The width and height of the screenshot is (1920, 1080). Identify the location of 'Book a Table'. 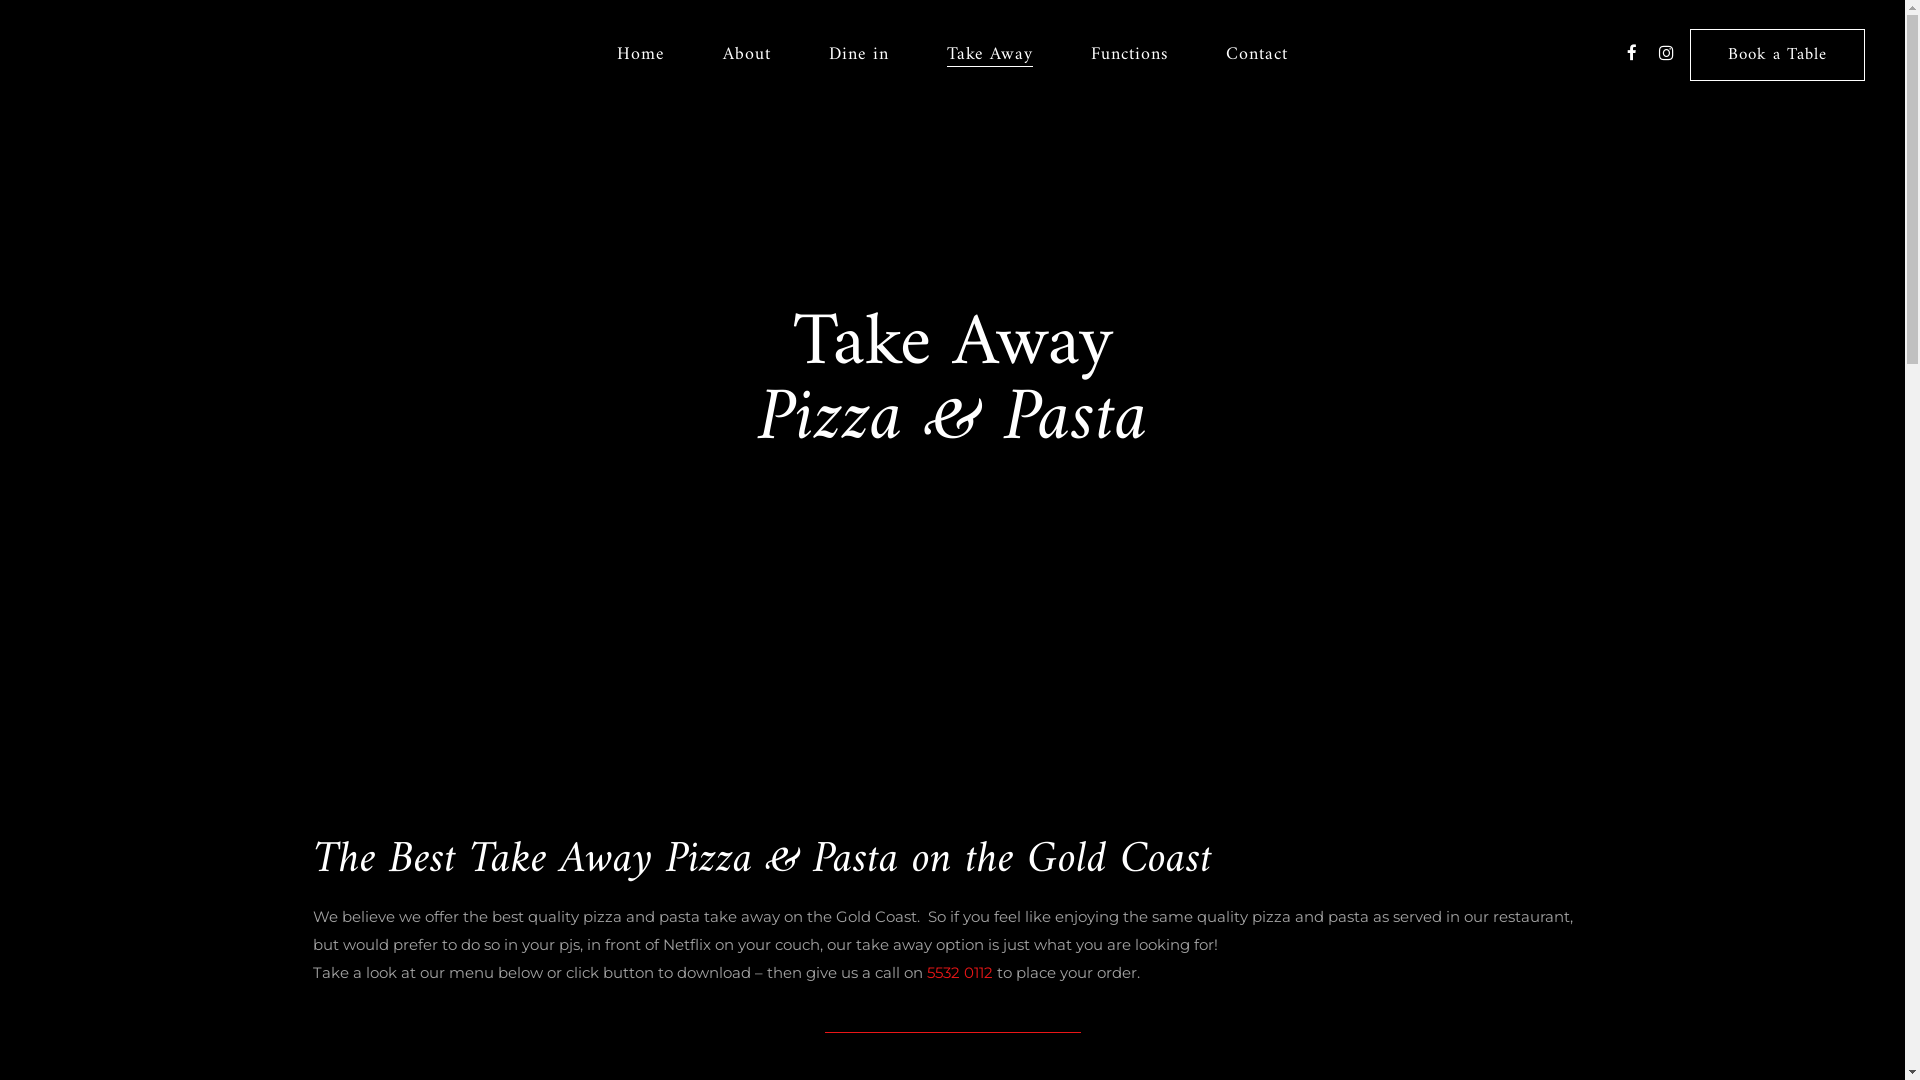
(1777, 53).